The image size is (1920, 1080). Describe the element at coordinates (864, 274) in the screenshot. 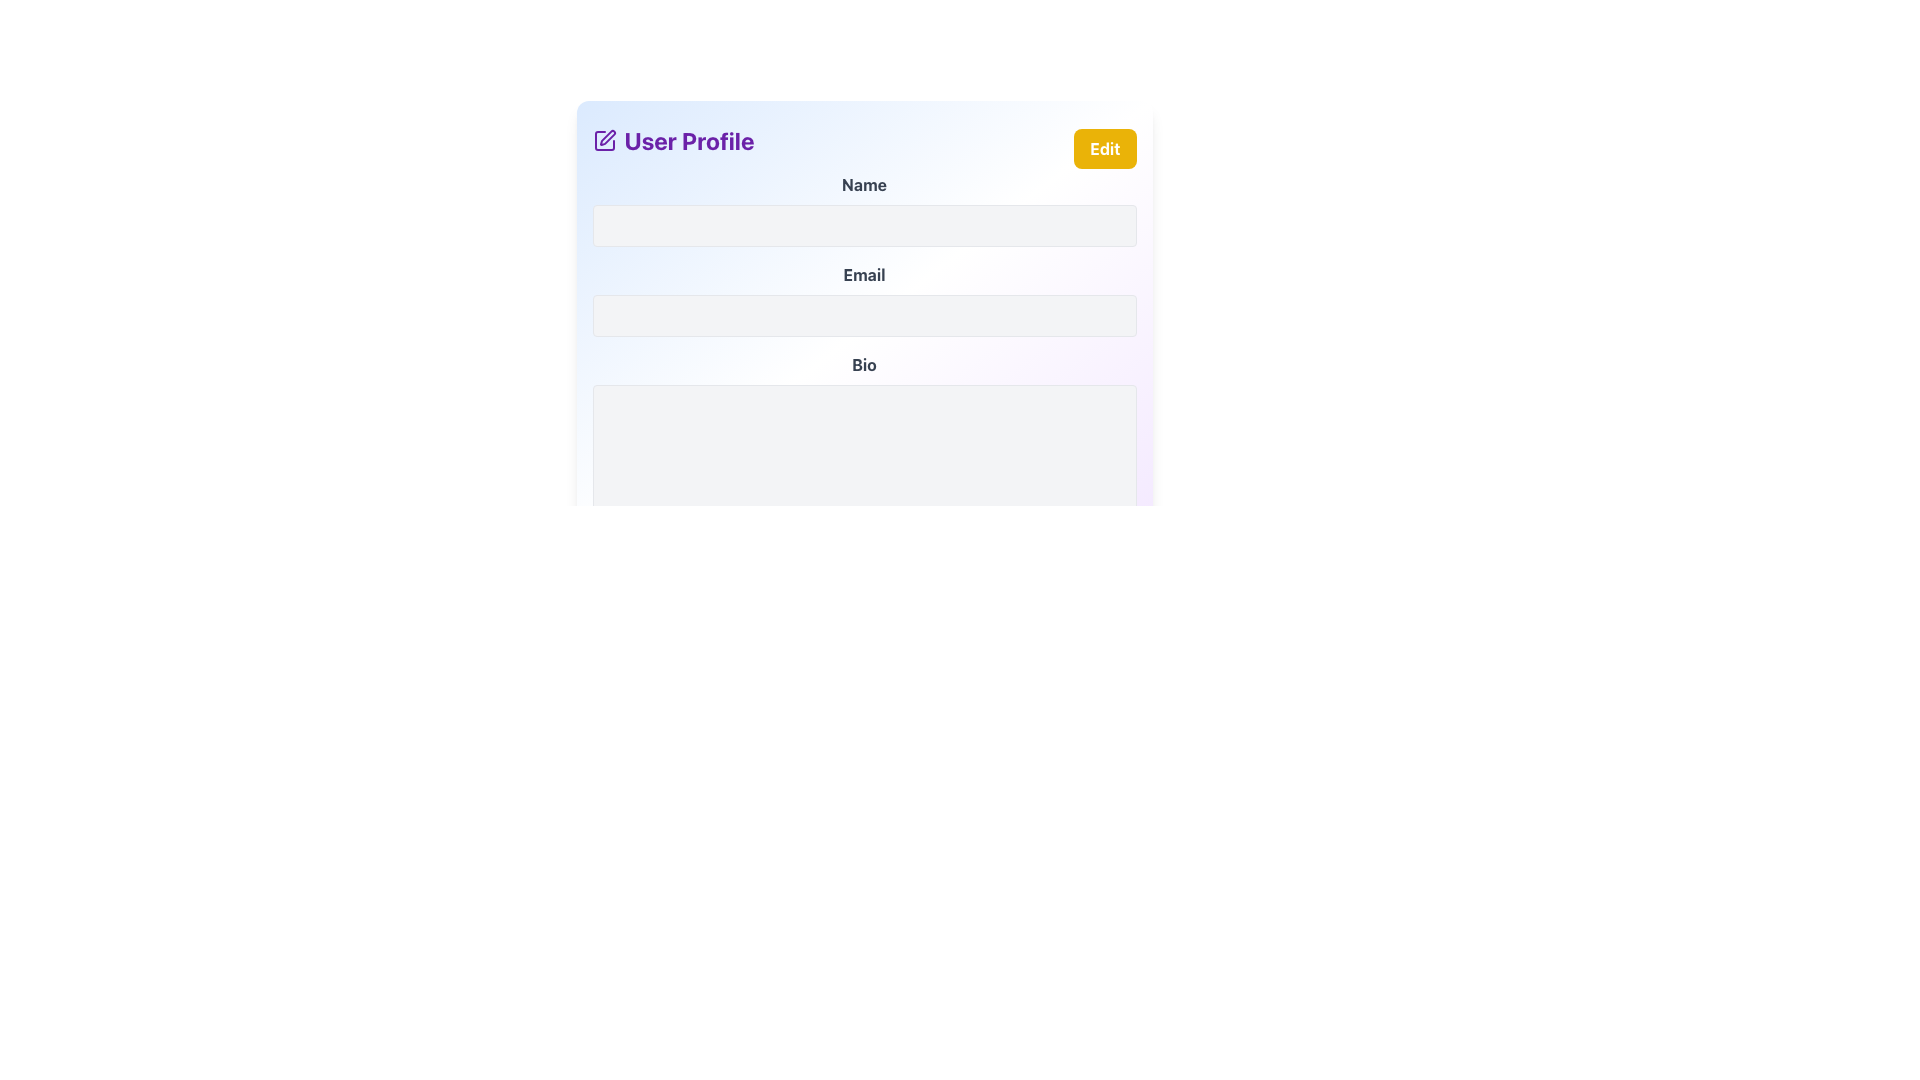

I see `the 'Email' label, which is bold, medium-sized, gray text positioned above an input box in the user profile details section of the form` at that location.